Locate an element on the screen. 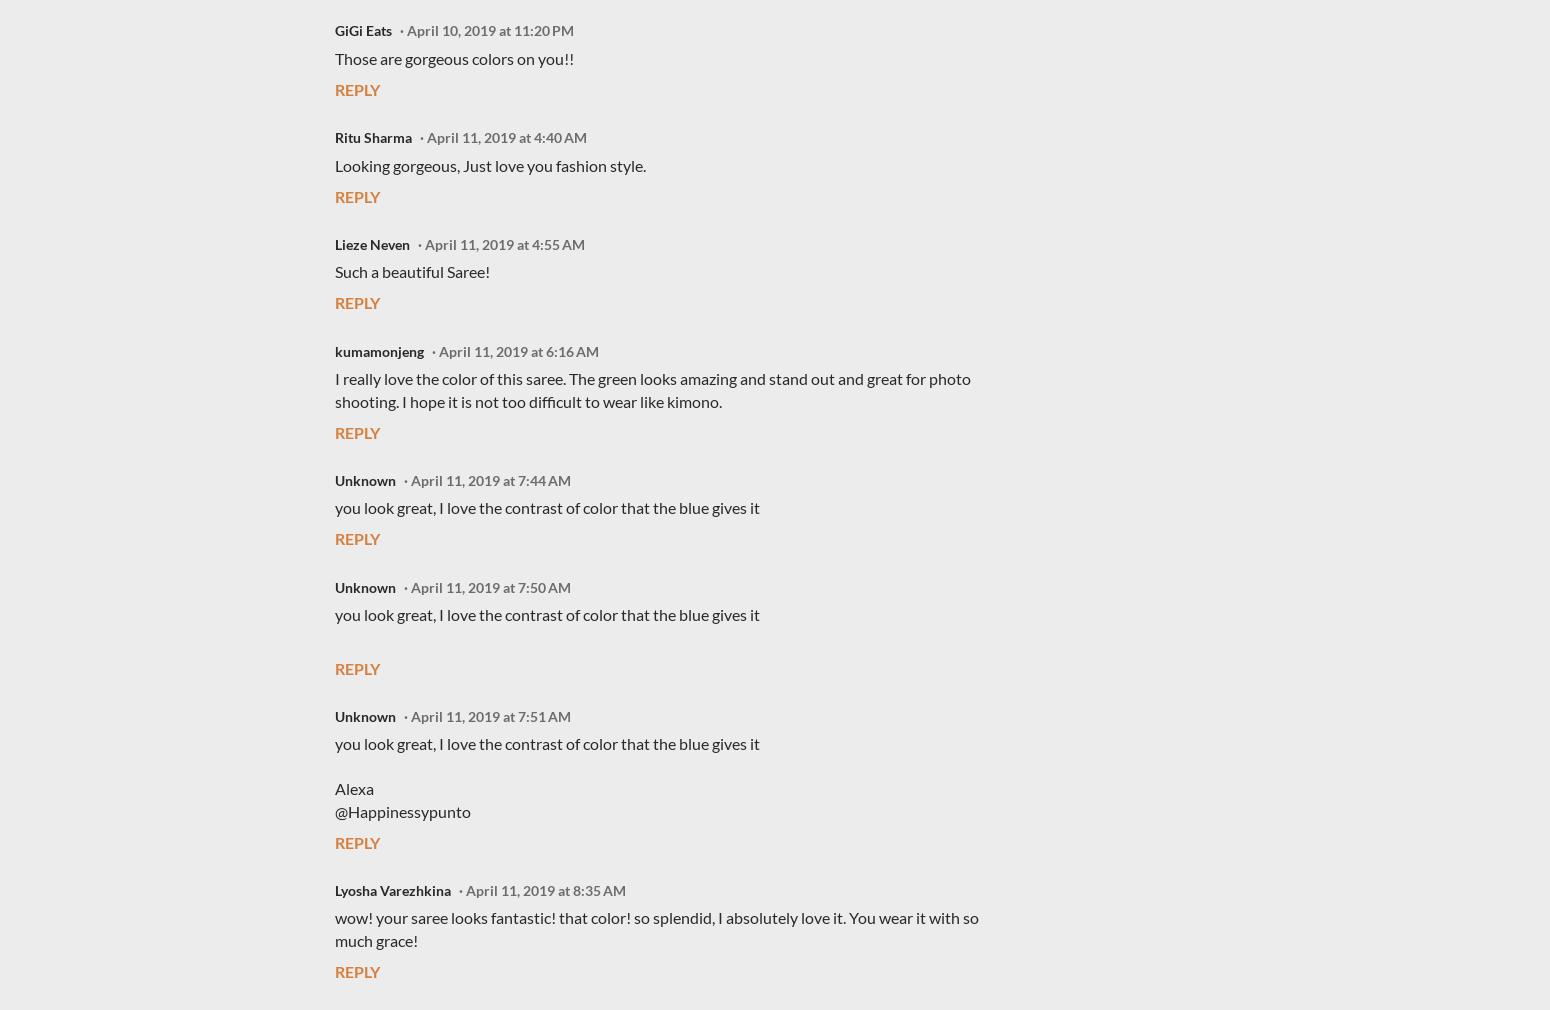  '@Happinessypunto' is located at coordinates (403, 810).